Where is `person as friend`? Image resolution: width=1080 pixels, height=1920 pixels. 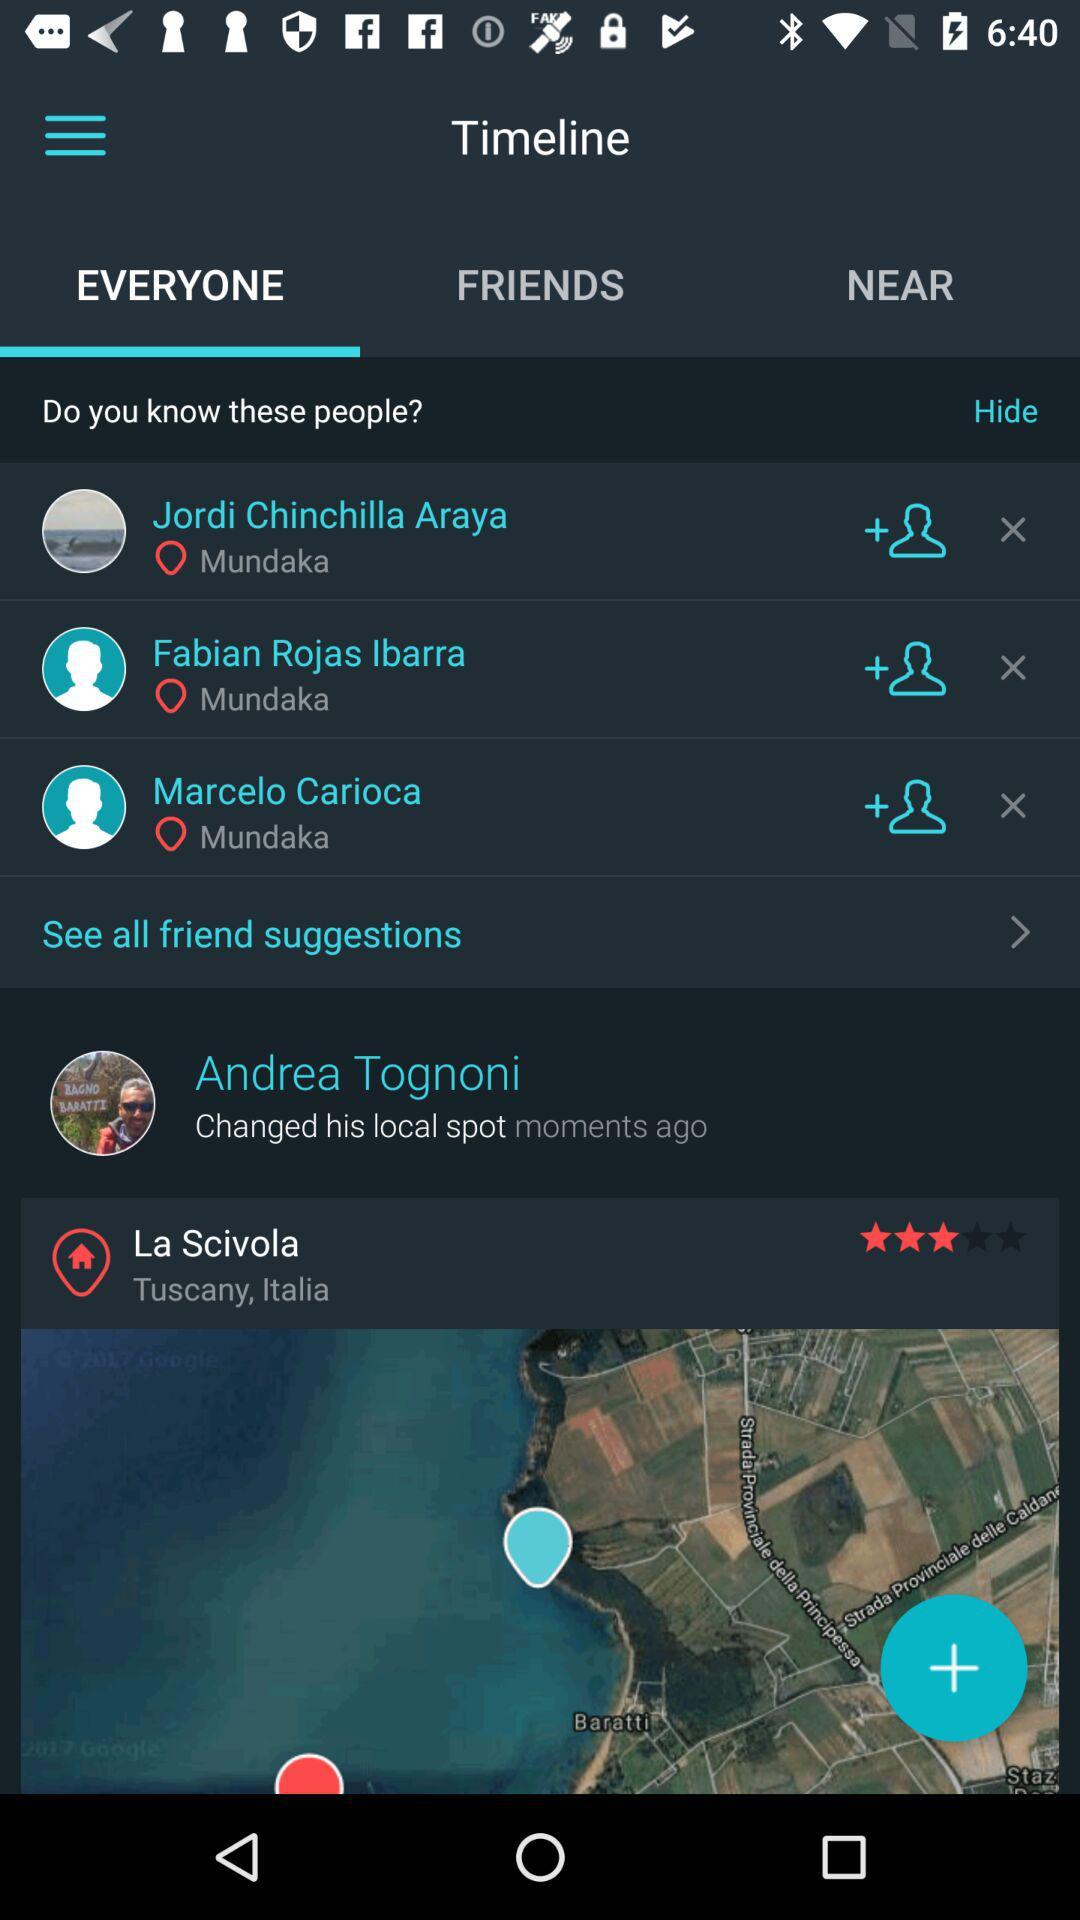
person as friend is located at coordinates (905, 529).